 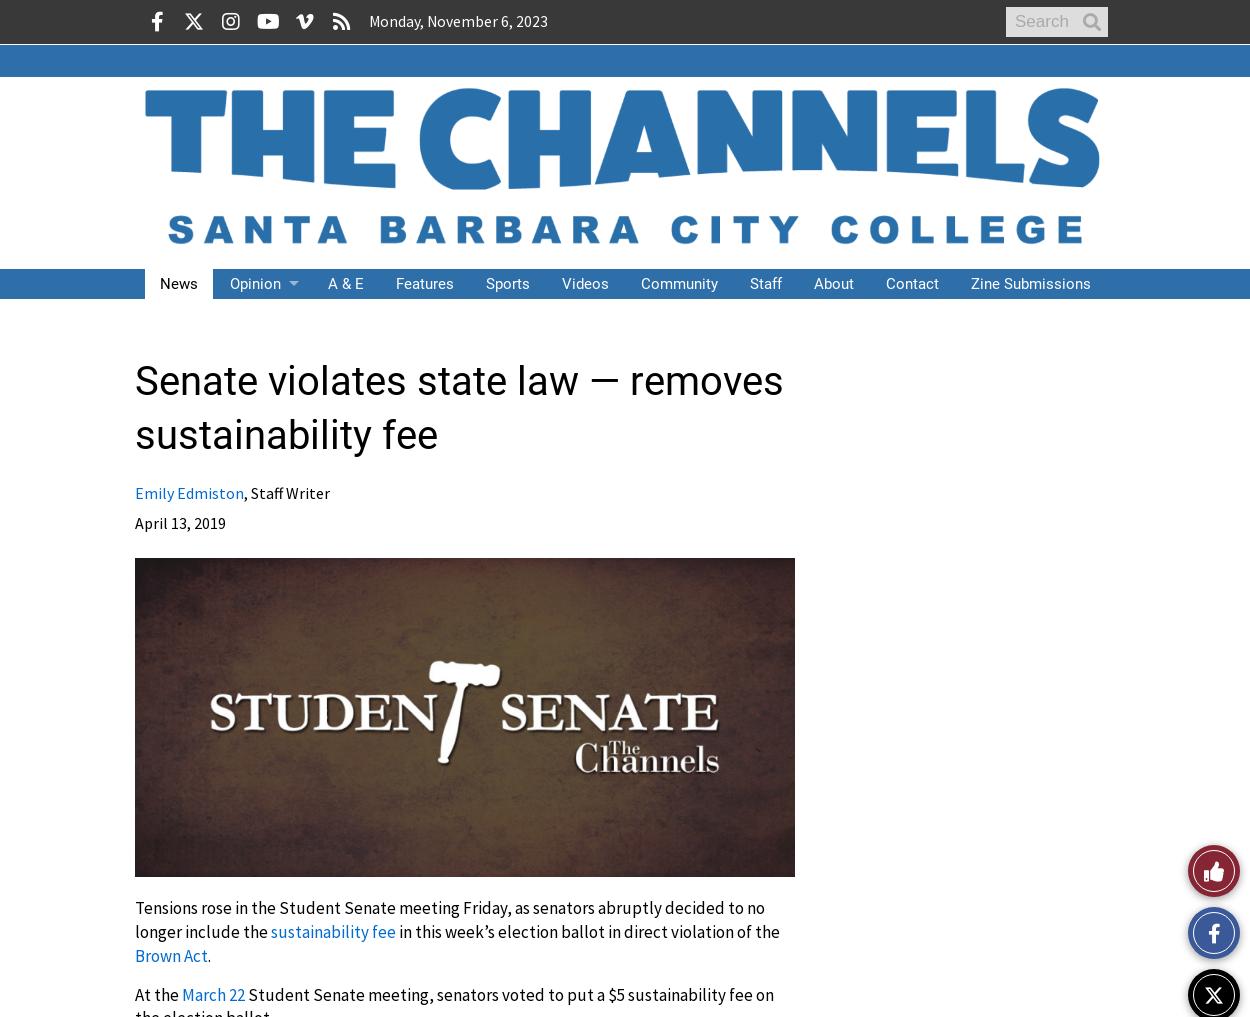 I want to click on 'Tensions rose in the Student Senate meeting Friday, as senators abruptly decided to no longer include the', so click(x=135, y=918).